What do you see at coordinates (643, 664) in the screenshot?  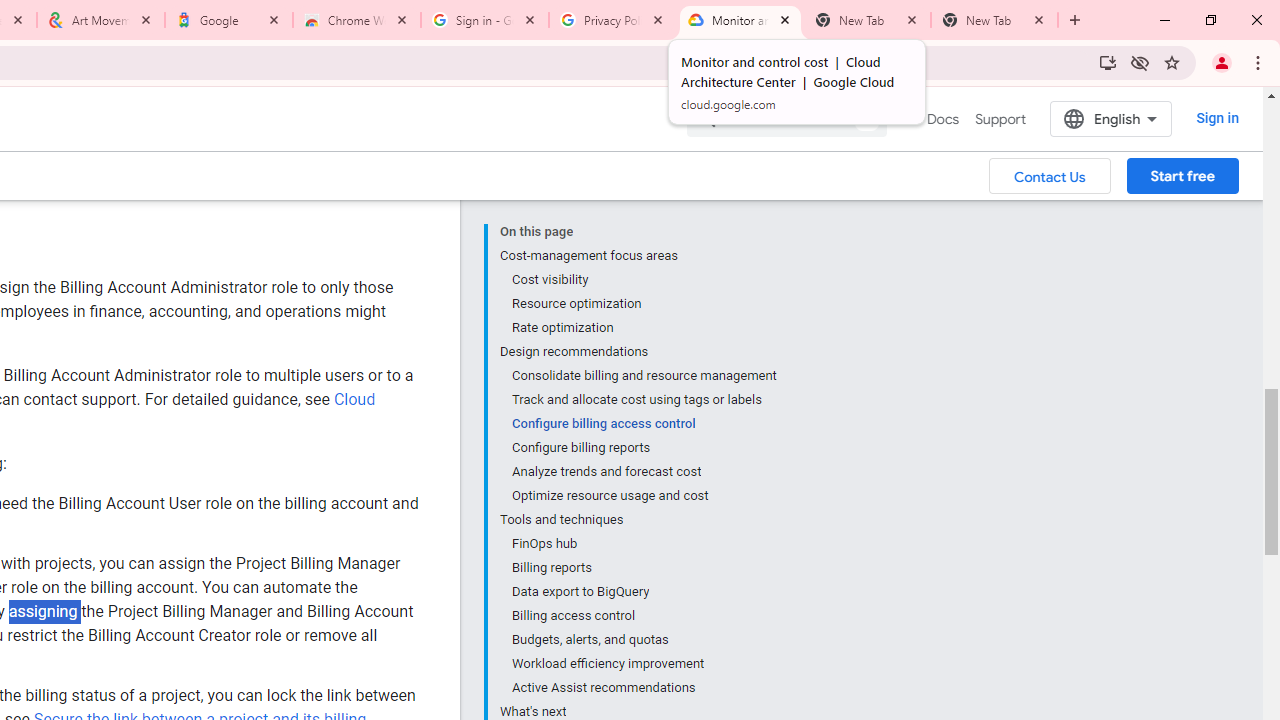 I see `'Workload efficiency improvement'` at bounding box center [643, 664].